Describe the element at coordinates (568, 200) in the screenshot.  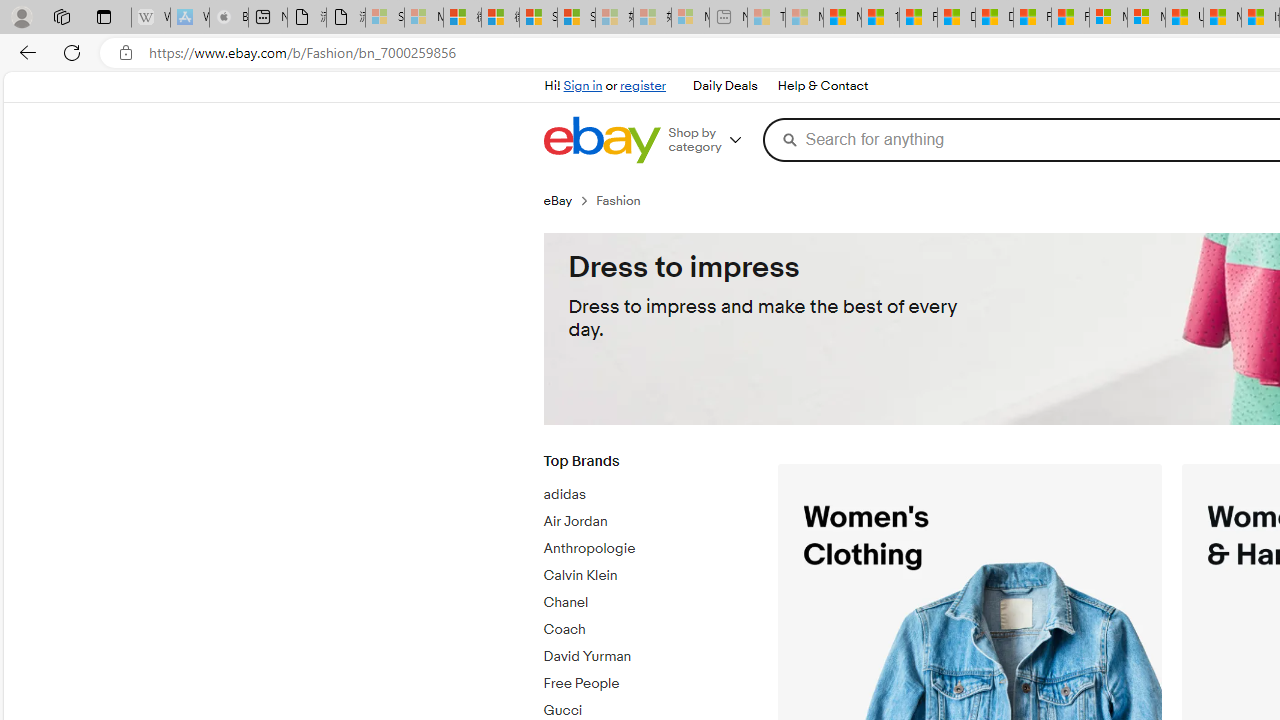
I see `'eBay'` at that location.